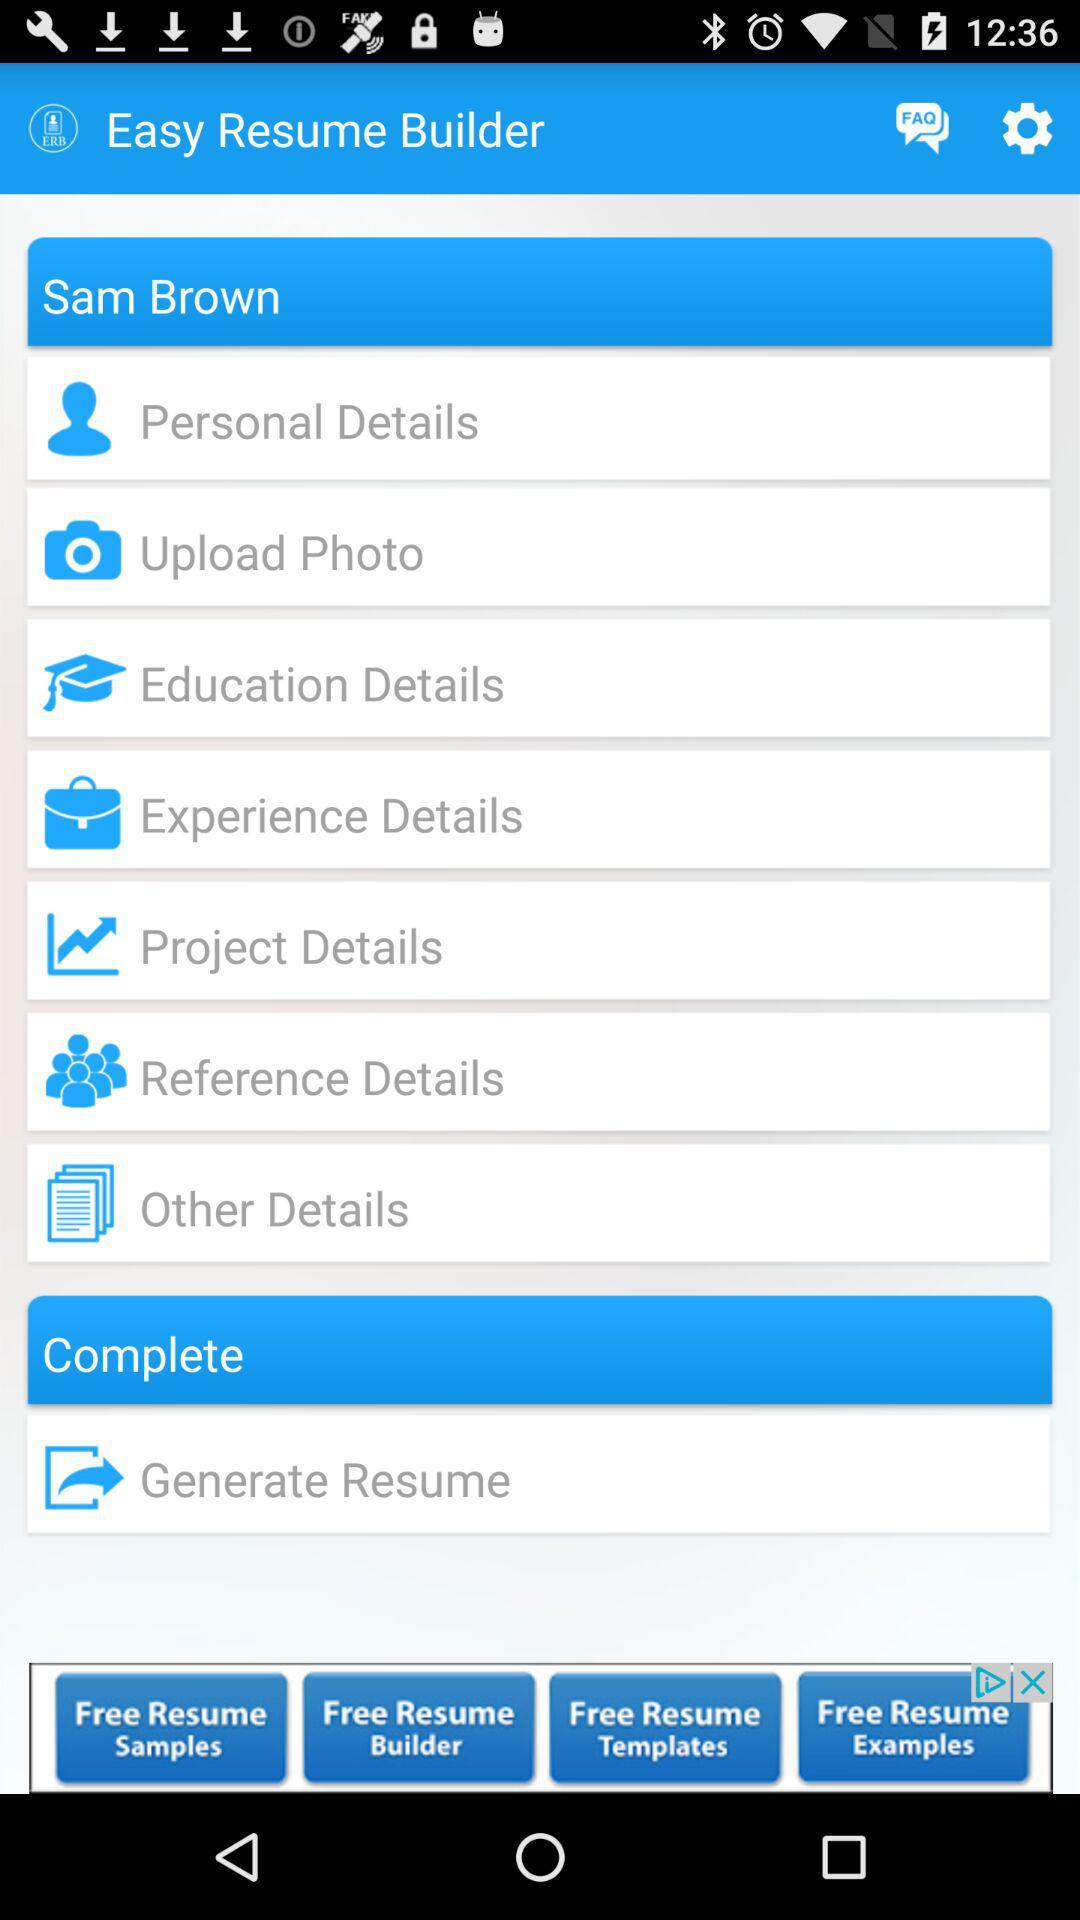 The height and width of the screenshot is (1920, 1080). What do you see at coordinates (1027, 127) in the screenshot?
I see `configuraes do app` at bounding box center [1027, 127].